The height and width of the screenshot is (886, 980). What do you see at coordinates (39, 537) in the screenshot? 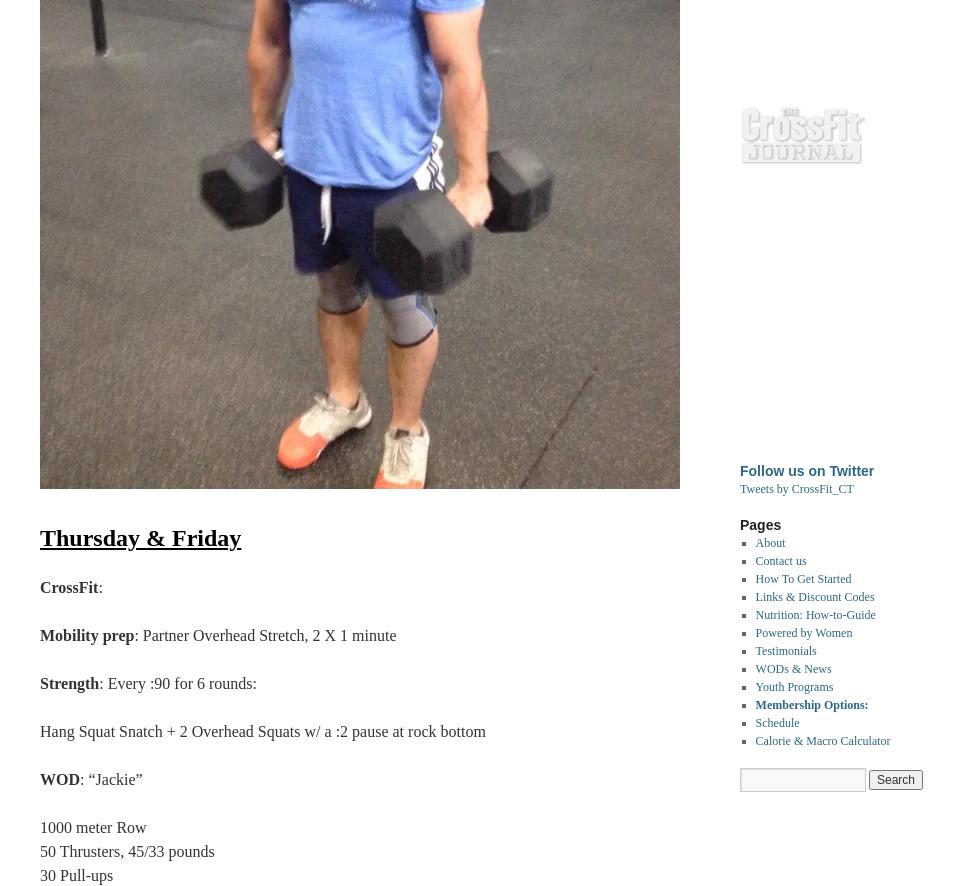
I see `'Thursday & Friday'` at bounding box center [39, 537].